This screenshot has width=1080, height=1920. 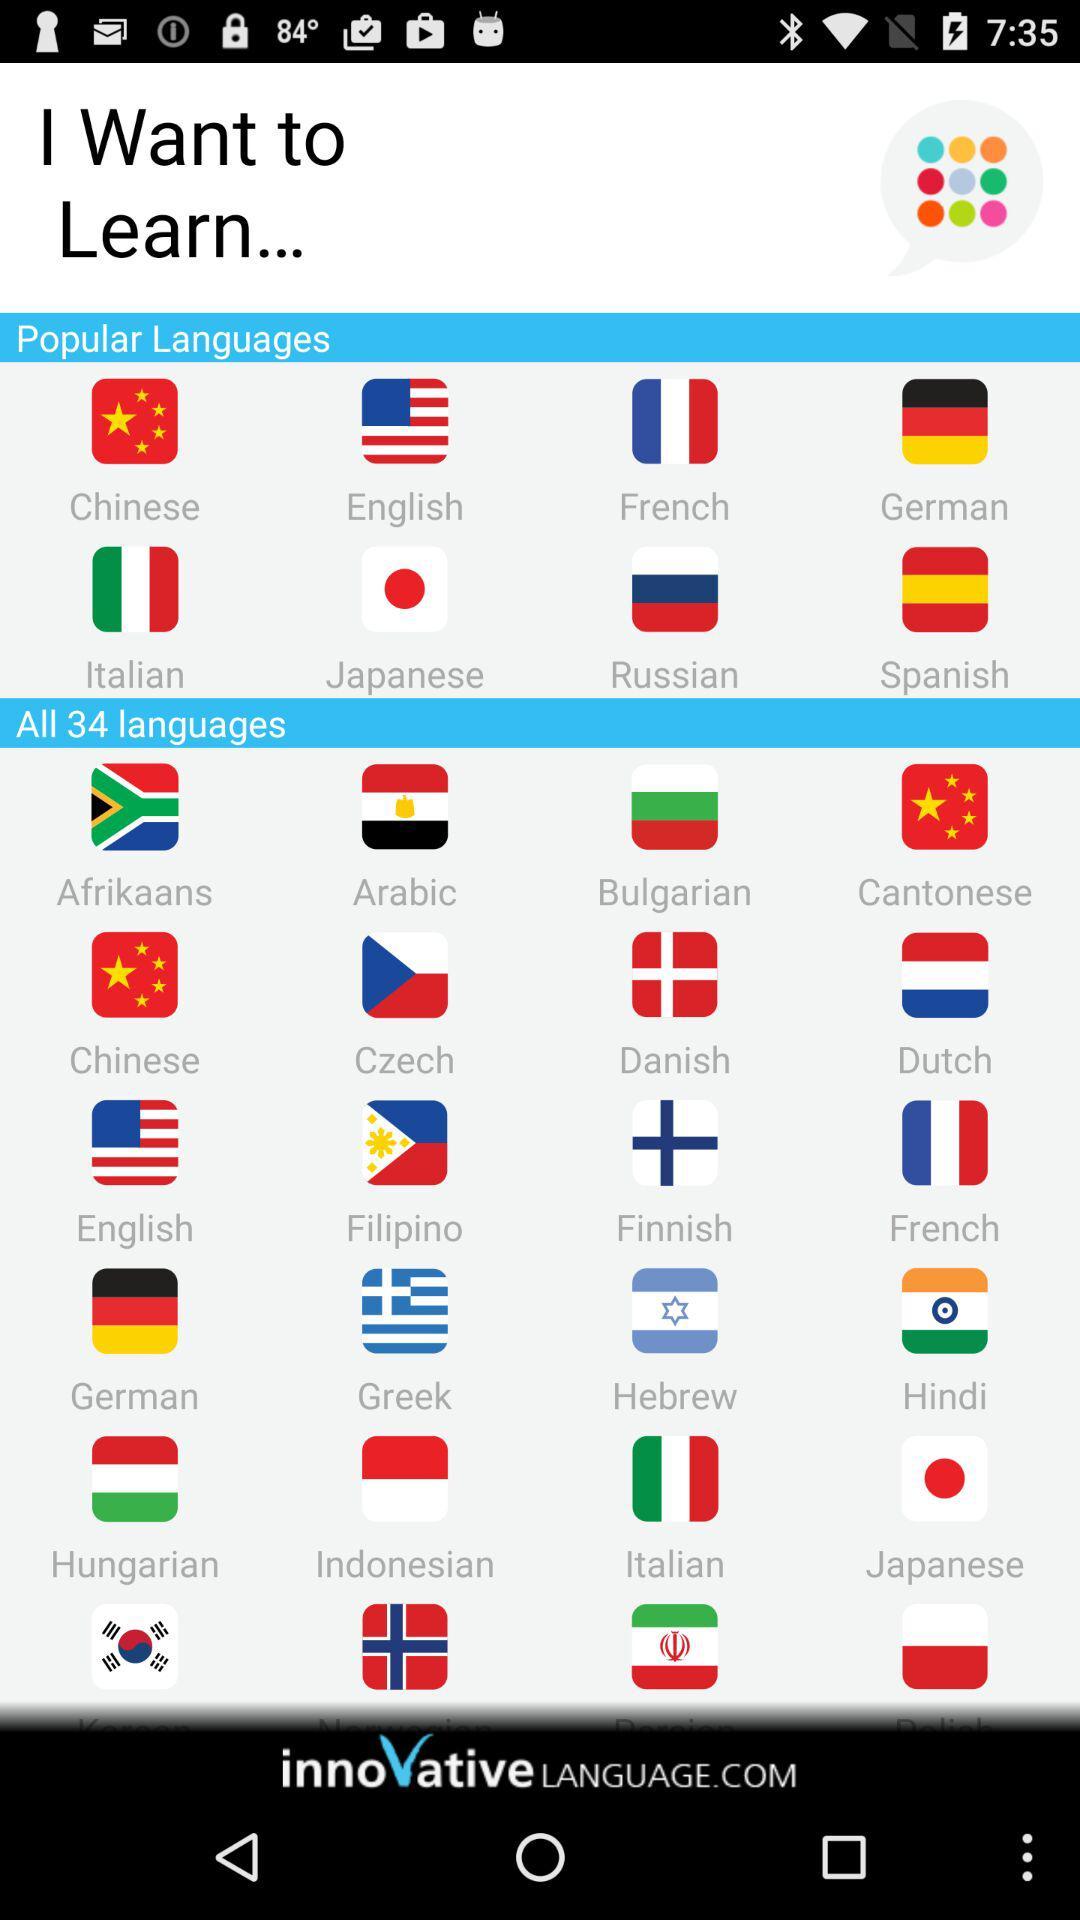 What do you see at coordinates (945, 1222) in the screenshot?
I see `the pause icon` at bounding box center [945, 1222].